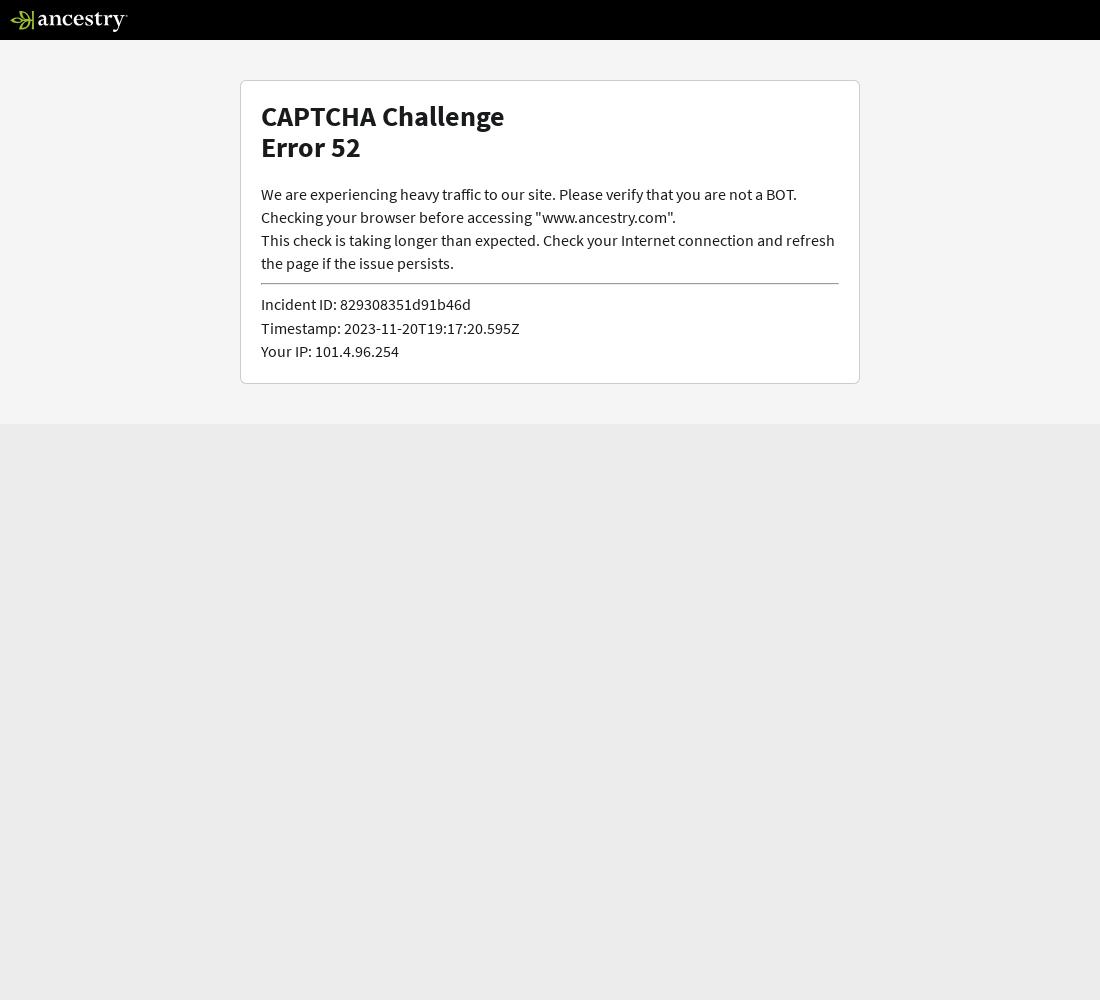  What do you see at coordinates (261, 349) in the screenshot?
I see `'Your IP:'` at bounding box center [261, 349].